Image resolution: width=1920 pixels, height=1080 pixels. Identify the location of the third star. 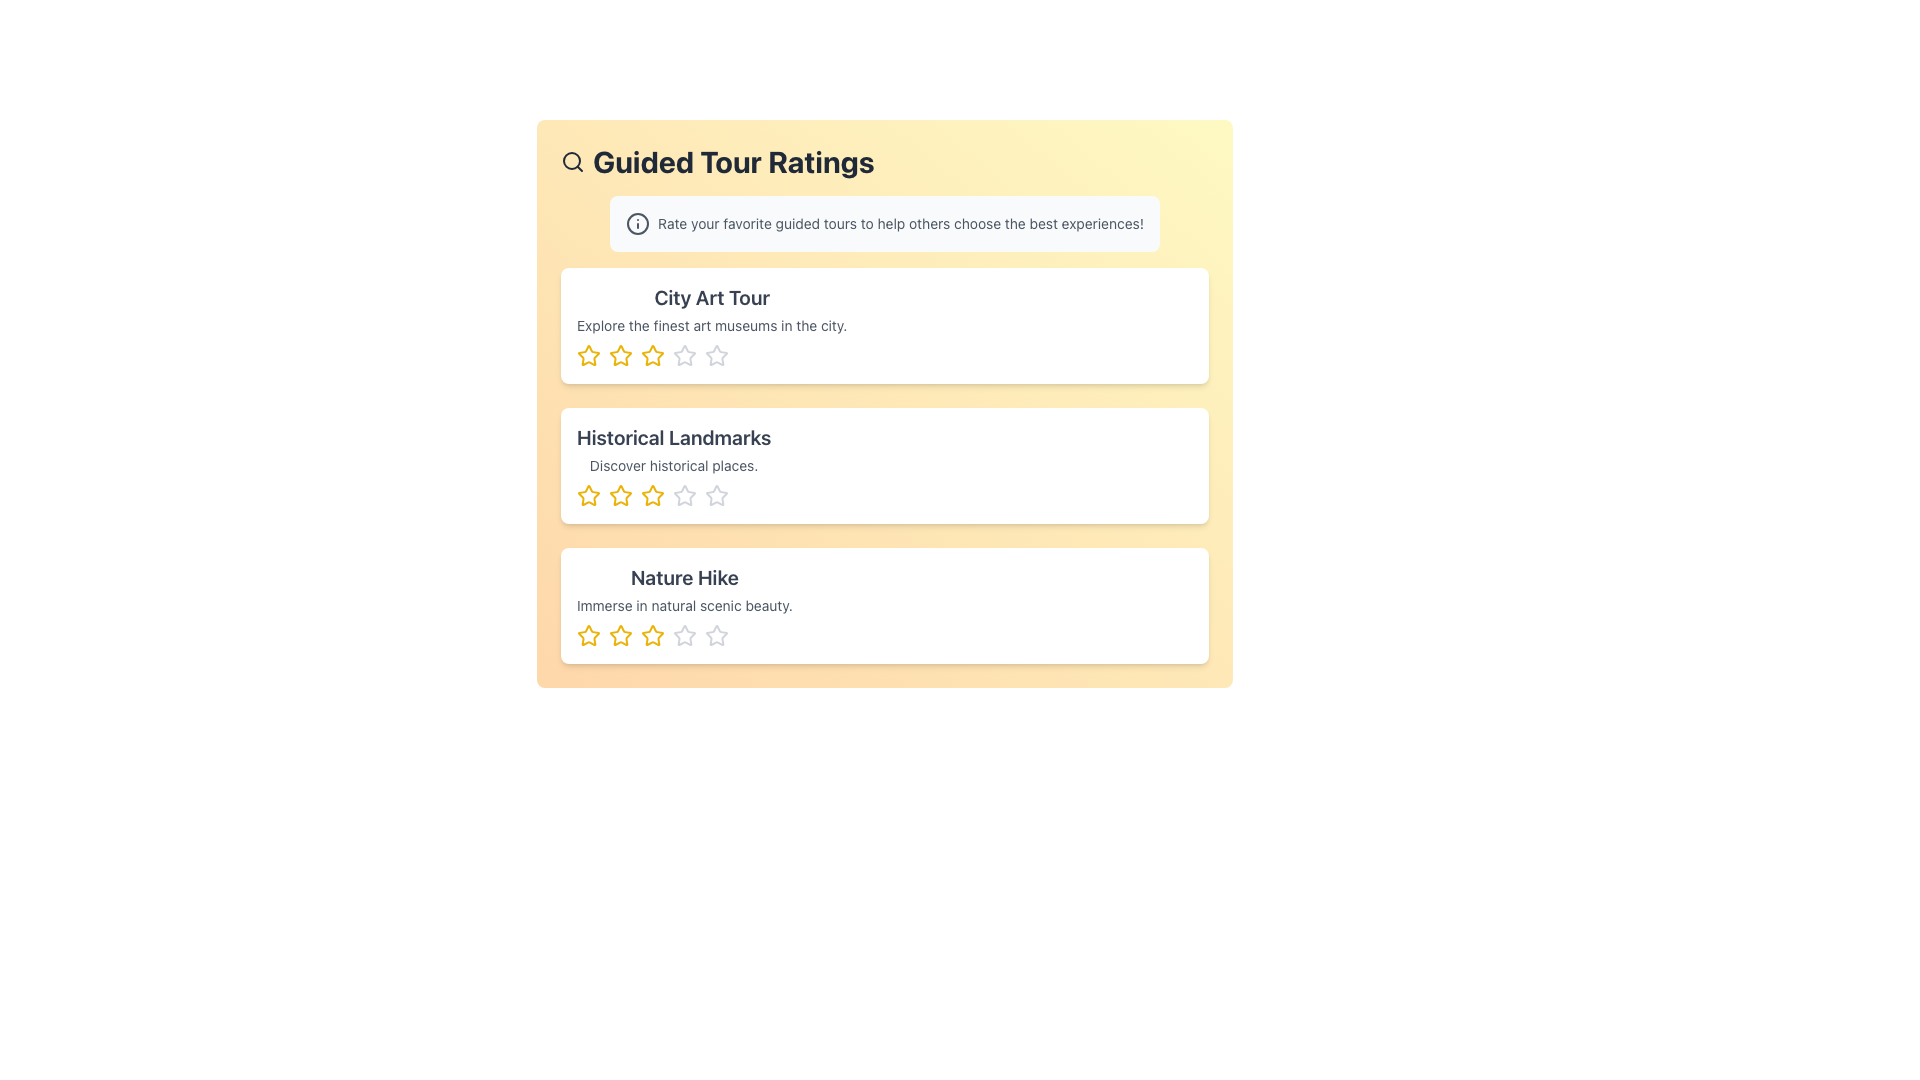
(685, 495).